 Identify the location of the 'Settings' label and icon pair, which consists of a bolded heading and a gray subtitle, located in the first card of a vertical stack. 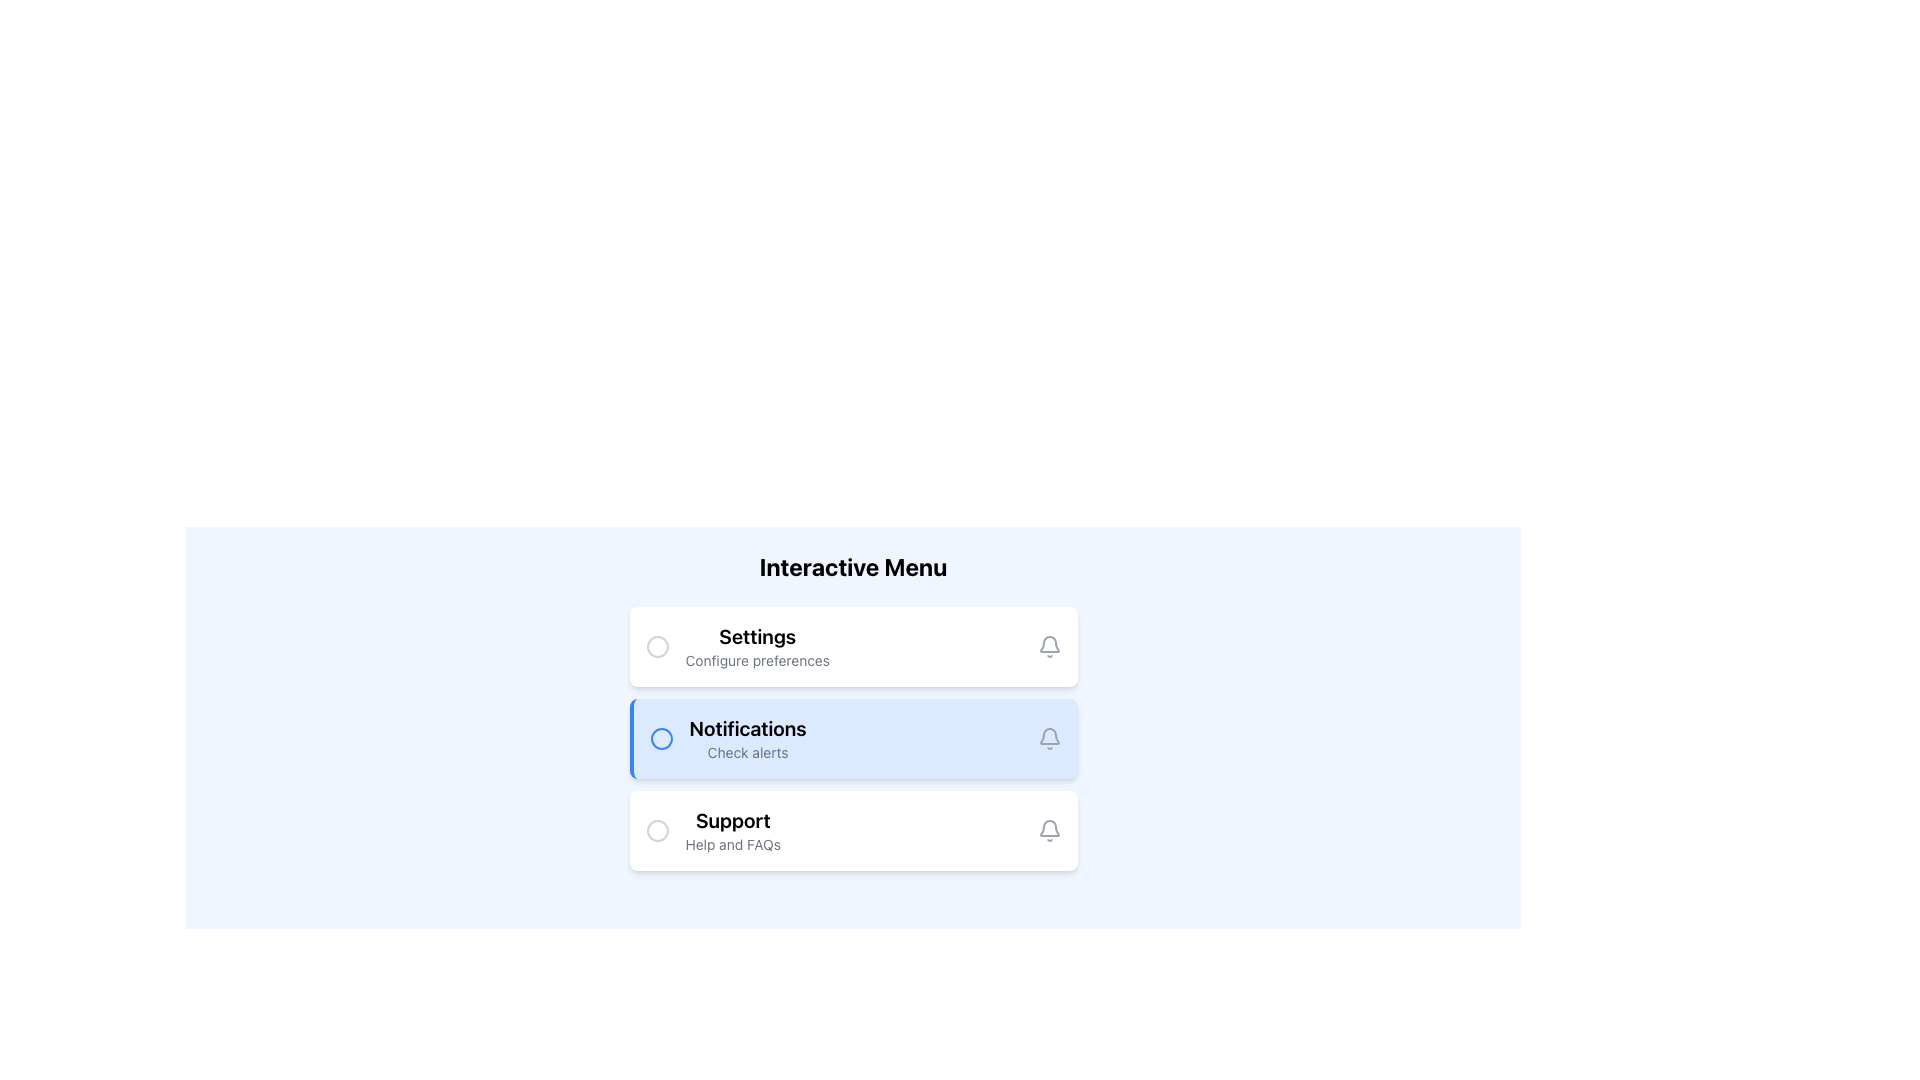
(736, 647).